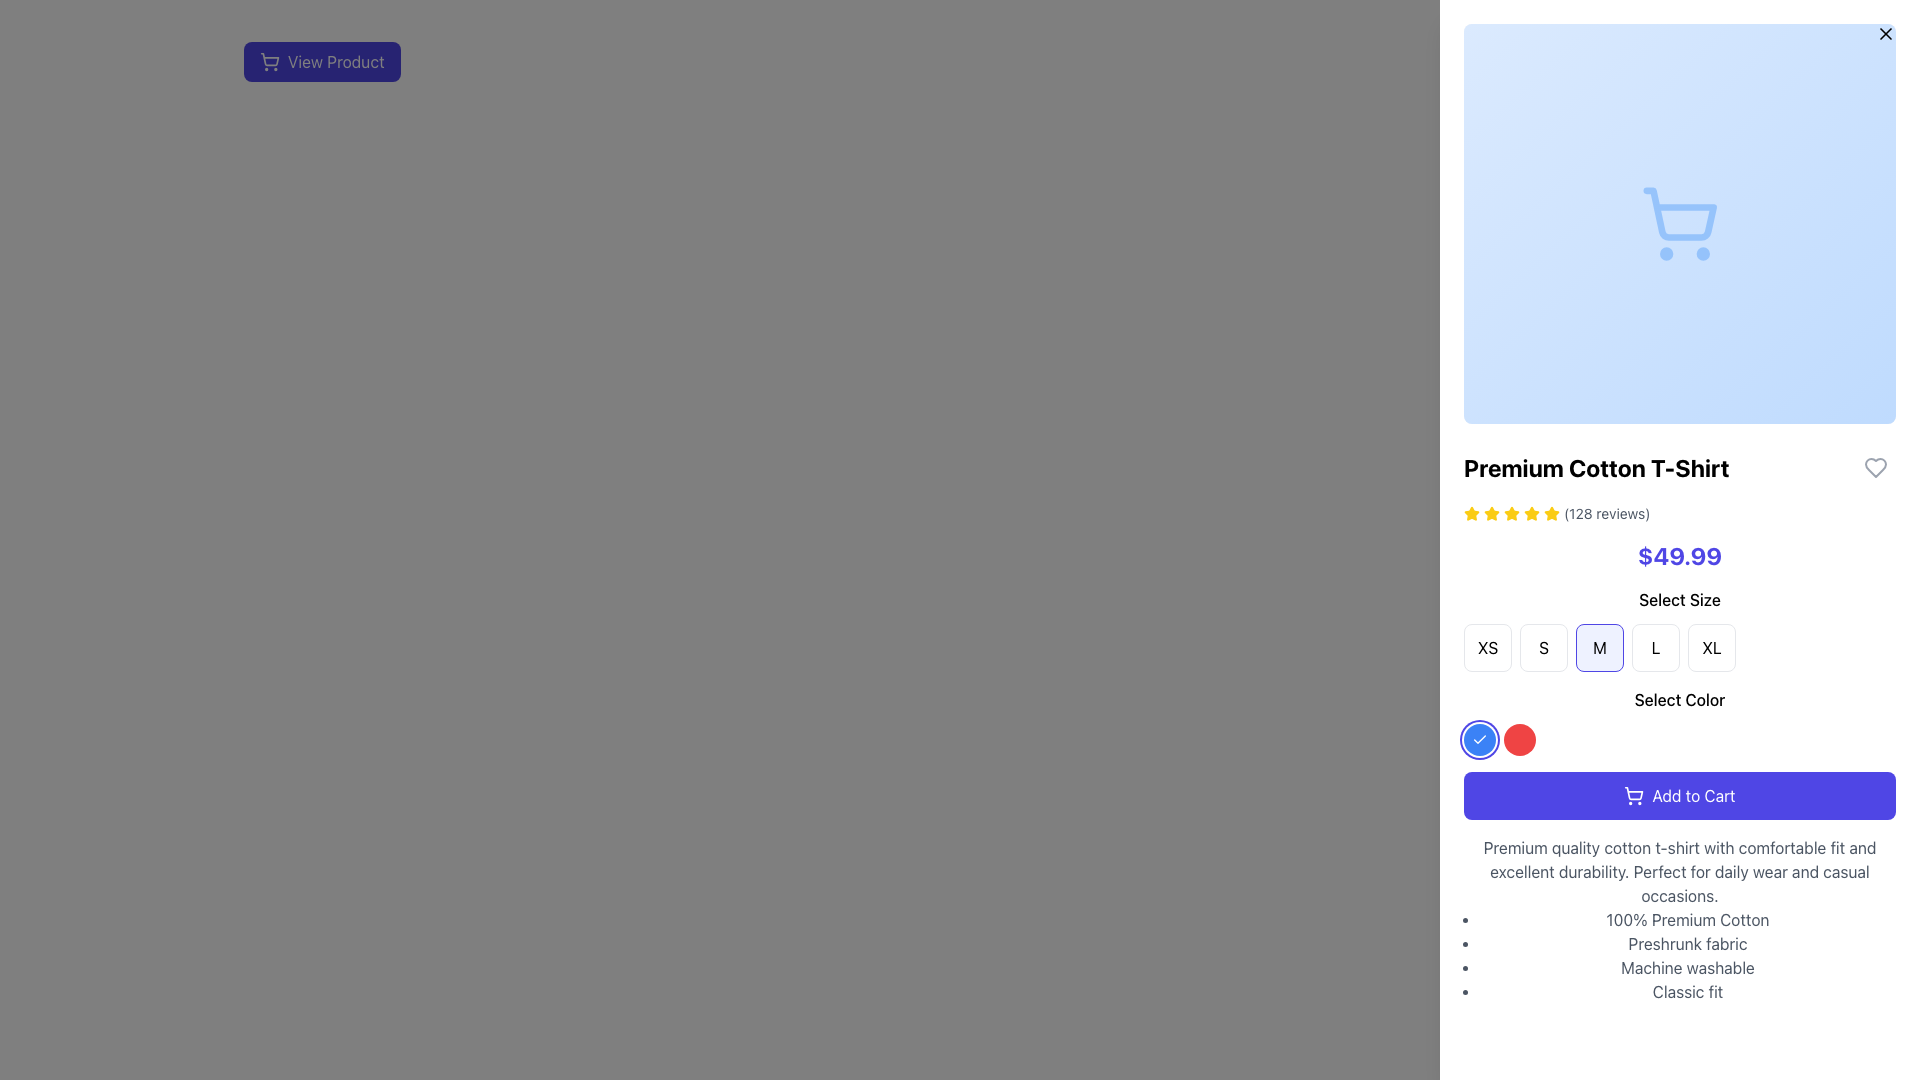 The height and width of the screenshot is (1080, 1920). What do you see at coordinates (1680, 599) in the screenshot?
I see `the static text label that serves as the title for the size selection menu, positioned above the size options and below the price display showing '$49.99'` at bounding box center [1680, 599].